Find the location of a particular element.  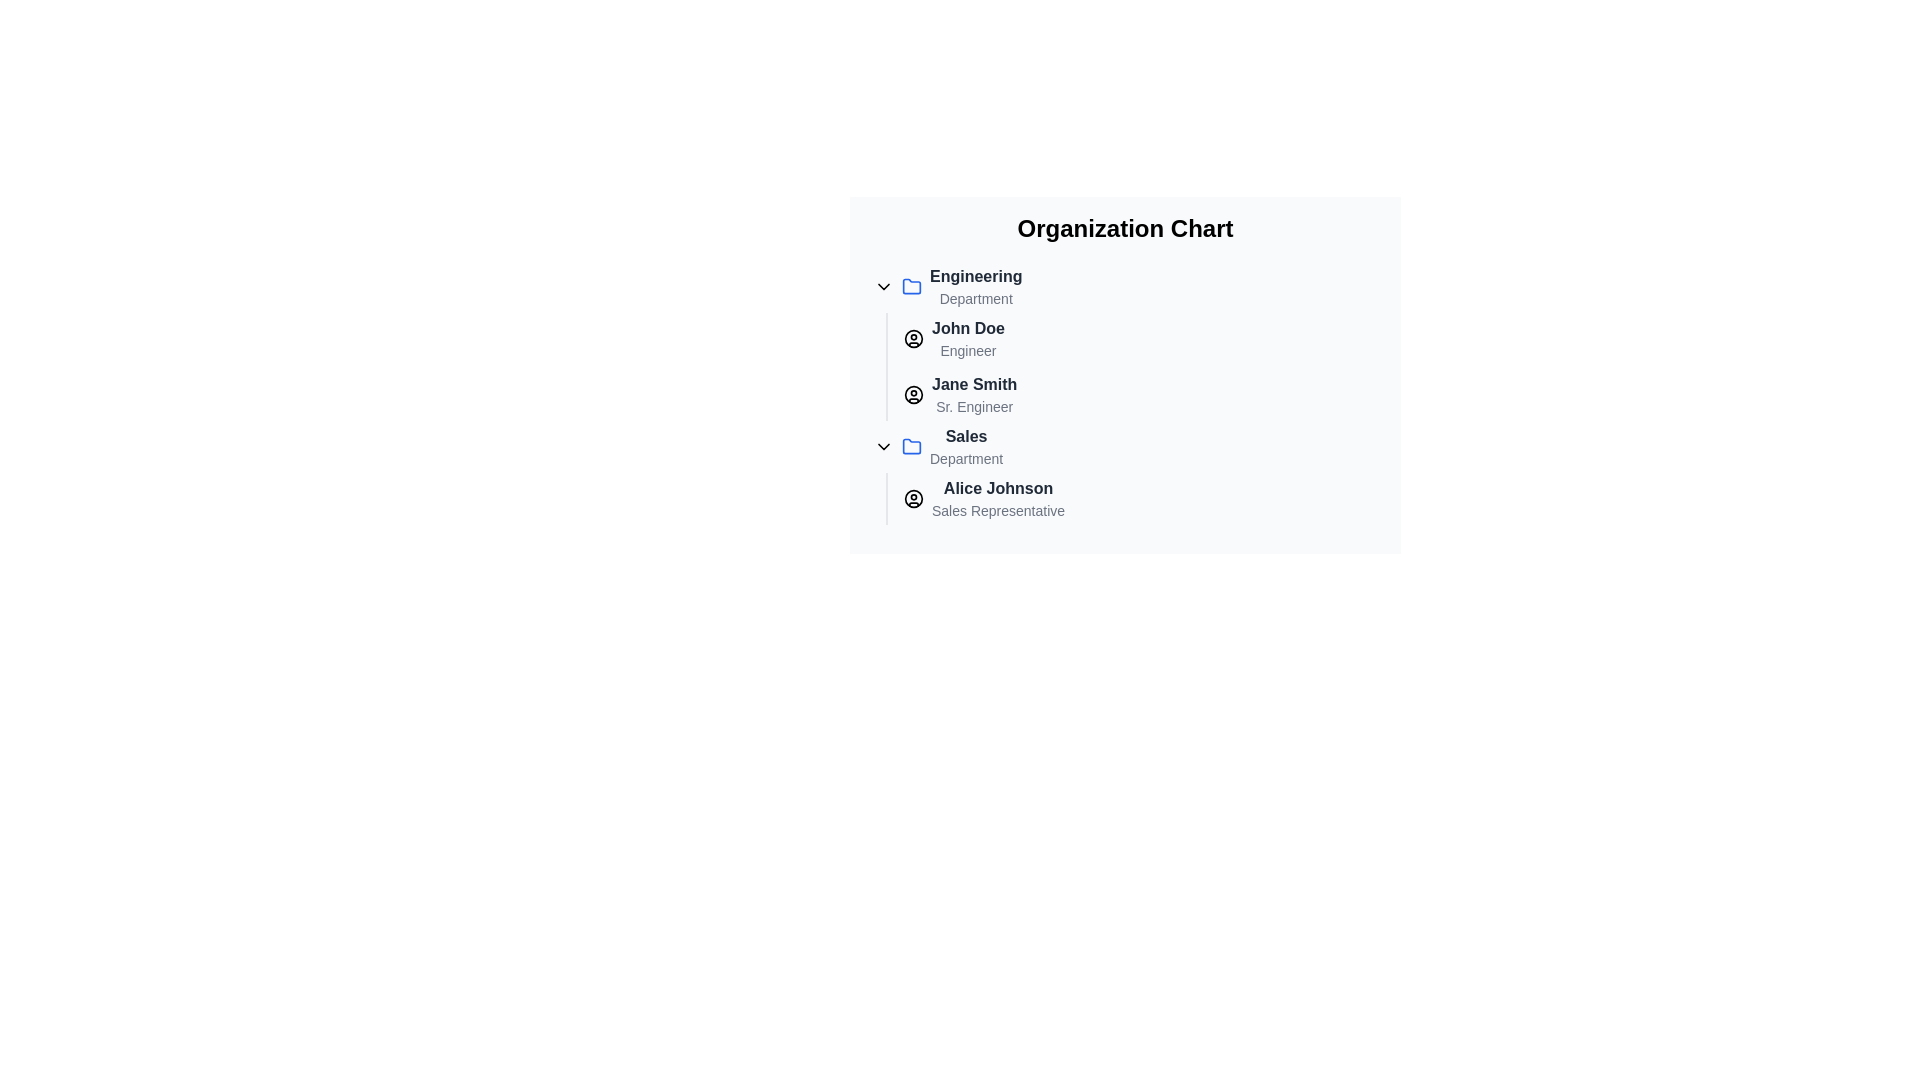

the icon representing Alice Johnson, located in the 'Sales' section of the organizational chart, next to the bold text 'Alice Johnson, Sales Representative' is located at coordinates (912, 497).